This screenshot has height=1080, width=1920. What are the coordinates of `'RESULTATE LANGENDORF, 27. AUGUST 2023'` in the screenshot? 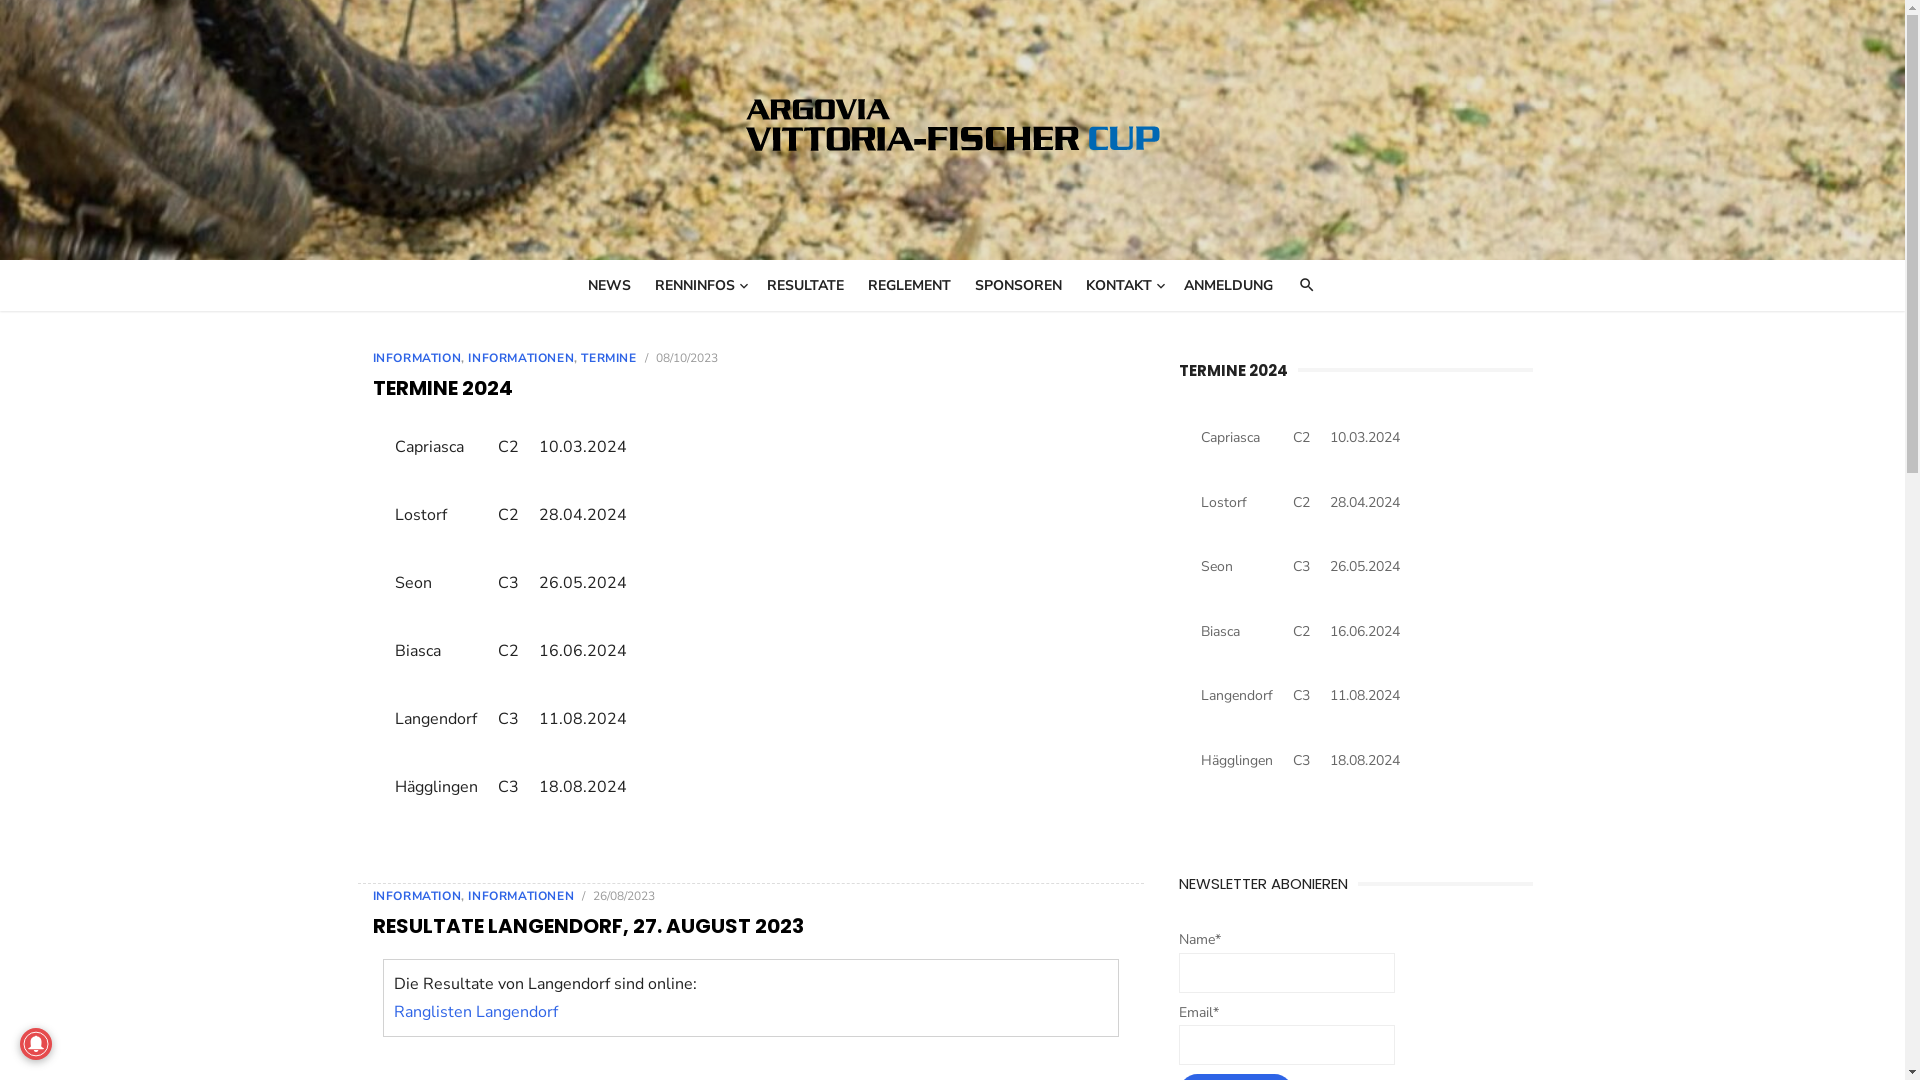 It's located at (586, 925).